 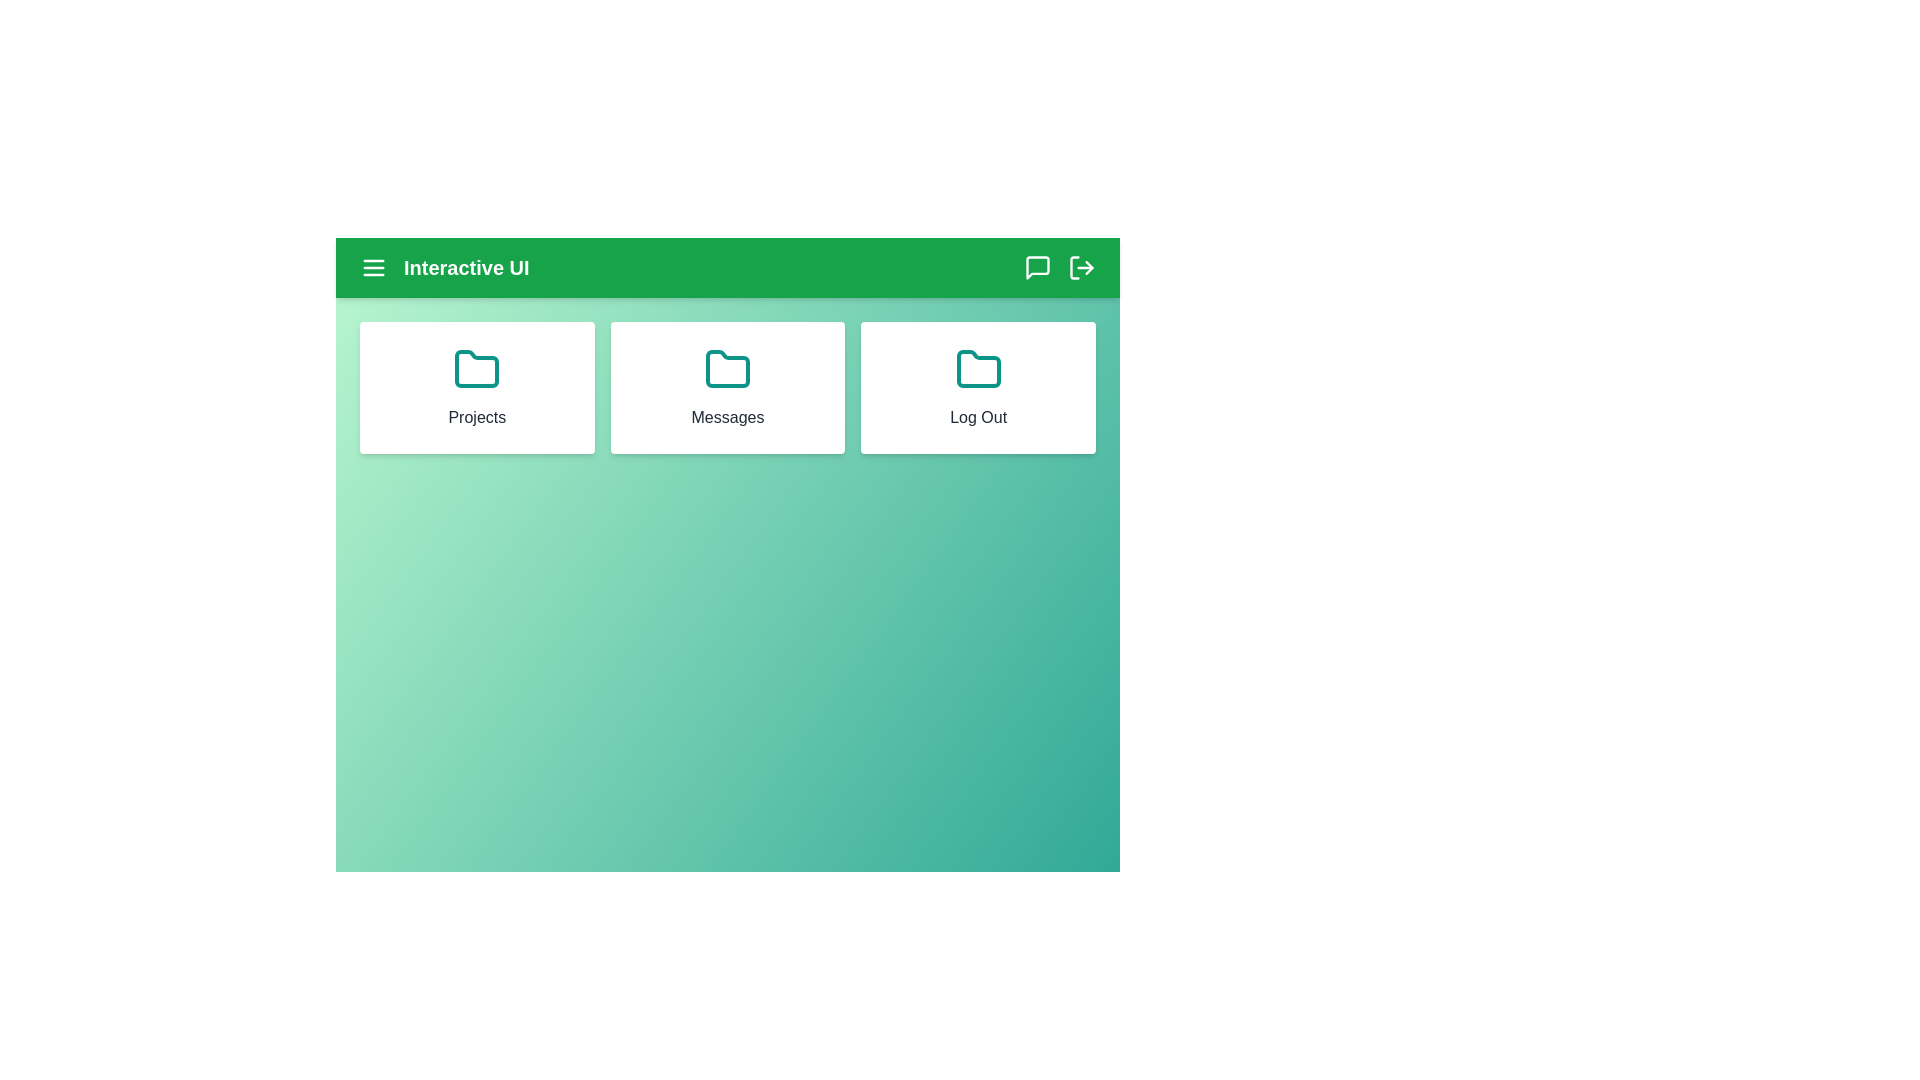 I want to click on the element corresponding to Messages, so click(x=727, y=388).